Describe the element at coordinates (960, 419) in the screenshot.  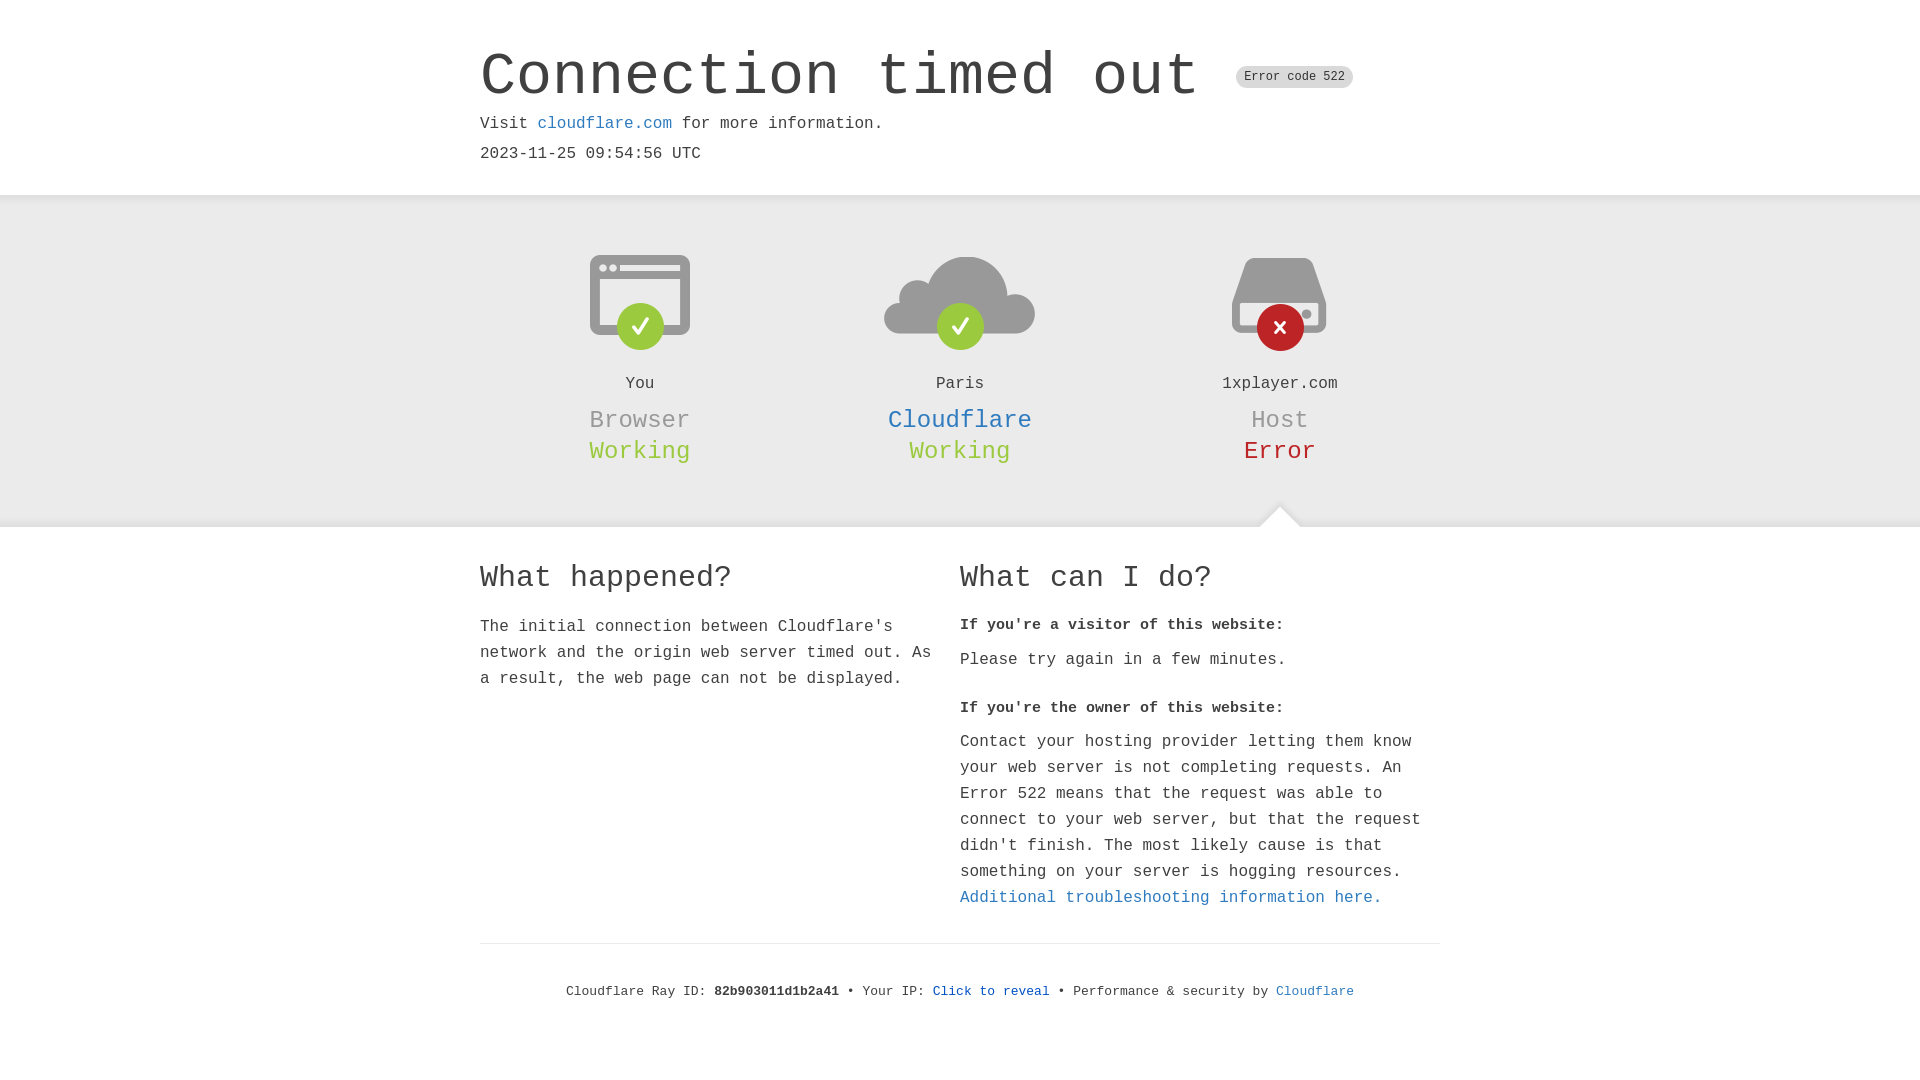
I see `'Cloudflare'` at that location.